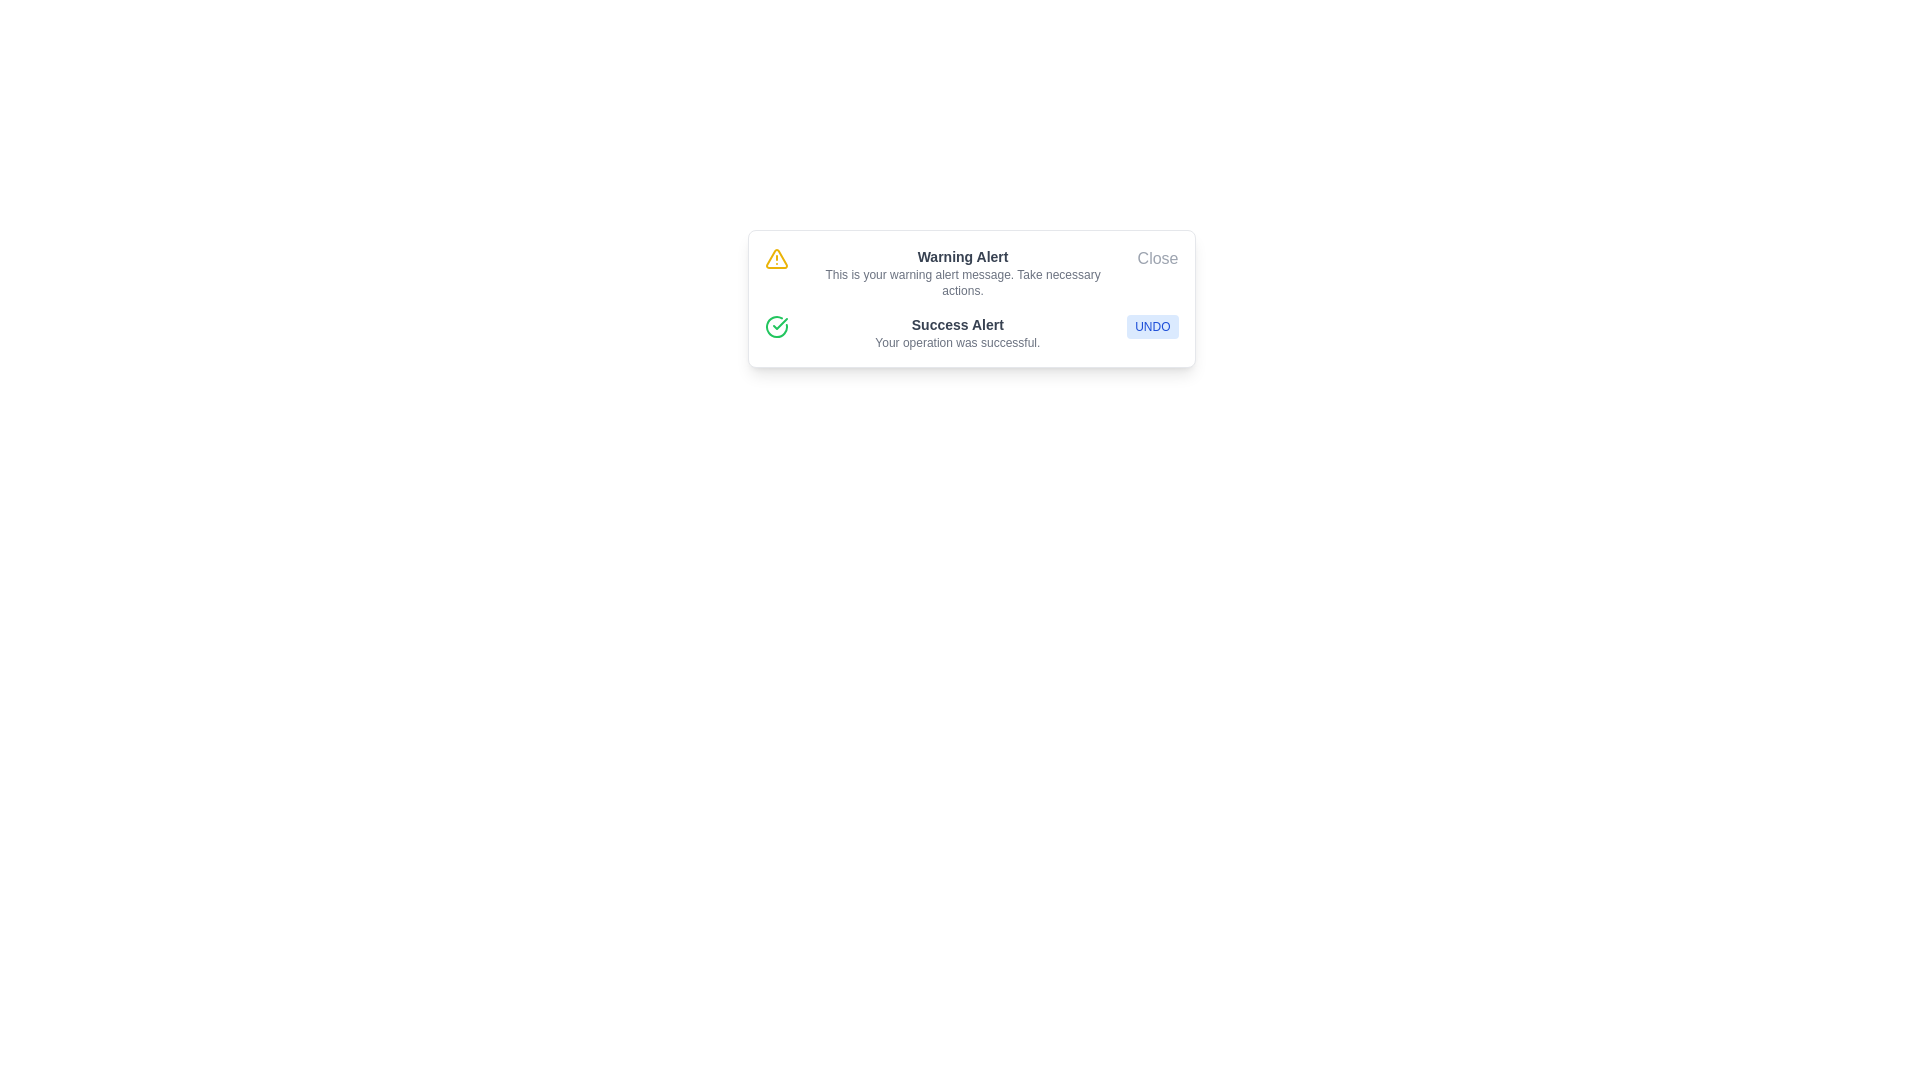 The width and height of the screenshot is (1920, 1080). What do you see at coordinates (1158, 257) in the screenshot?
I see `the 'Close' link in the top-right corner of the warning alert box to change its color` at bounding box center [1158, 257].